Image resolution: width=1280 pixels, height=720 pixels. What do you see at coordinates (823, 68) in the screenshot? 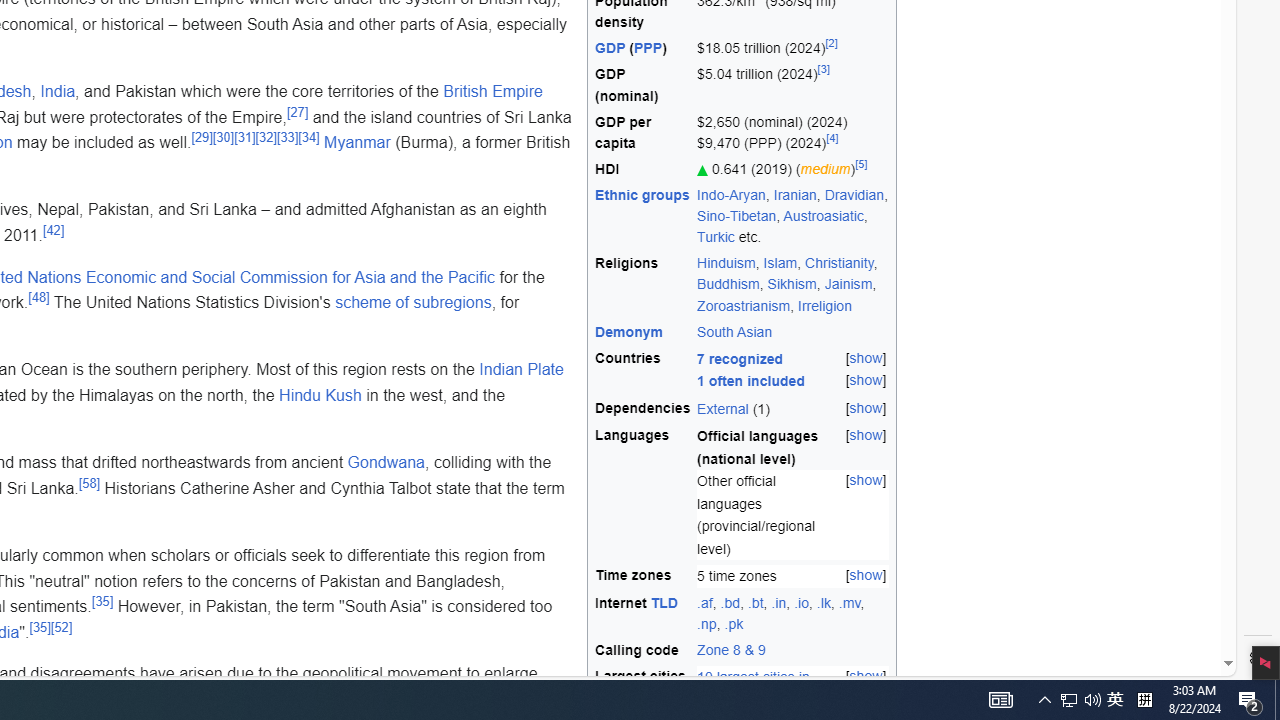
I see `'[3]'` at bounding box center [823, 68].